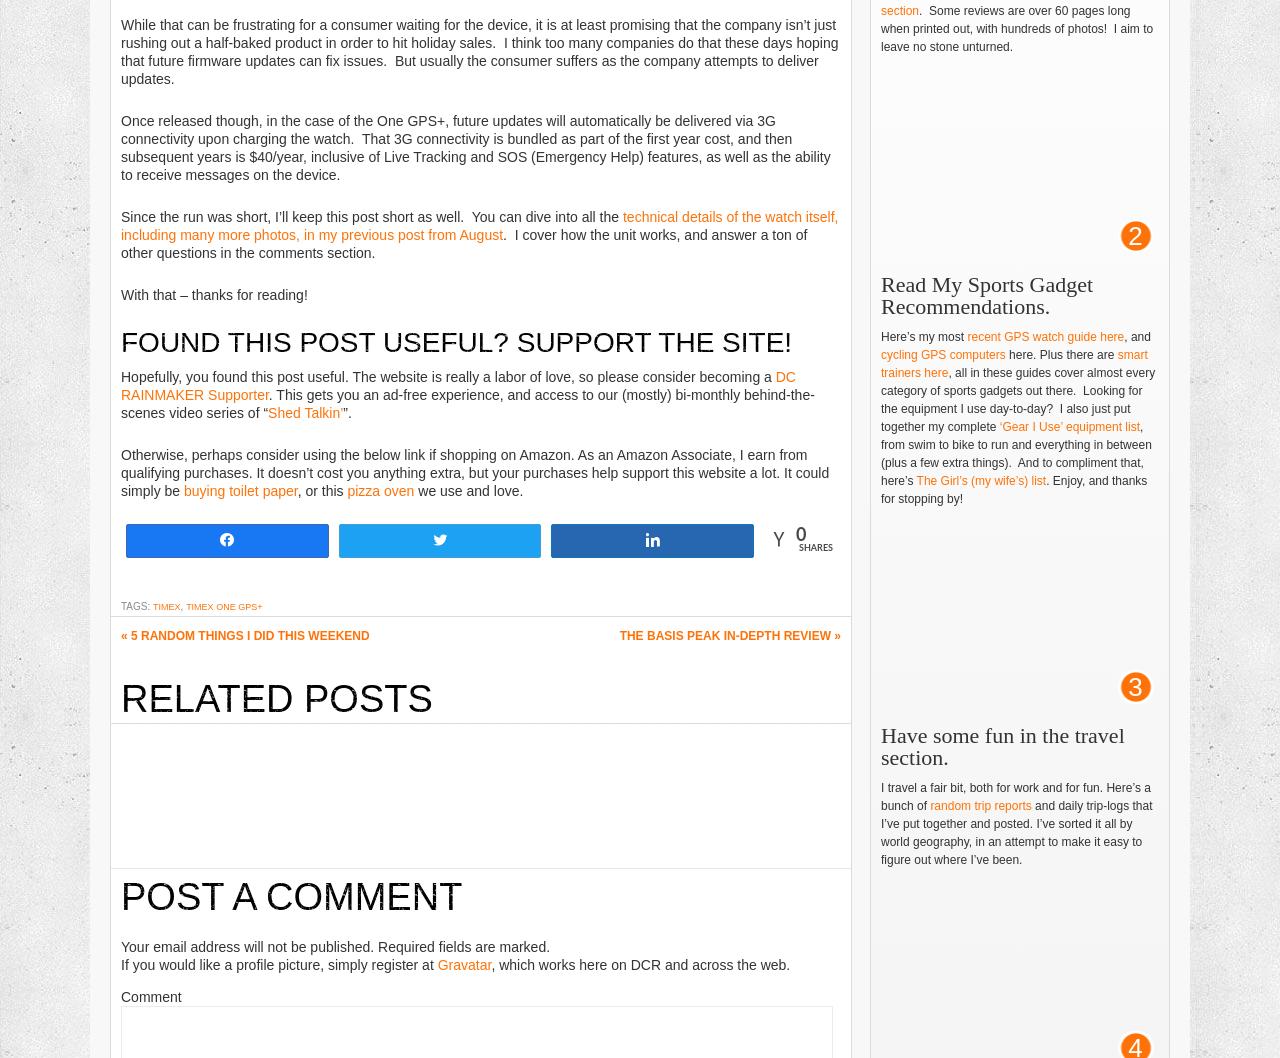 The image size is (1280, 1058). Describe the element at coordinates (380, 488) in the screenshot. I see `'pizza oven'` at that location.